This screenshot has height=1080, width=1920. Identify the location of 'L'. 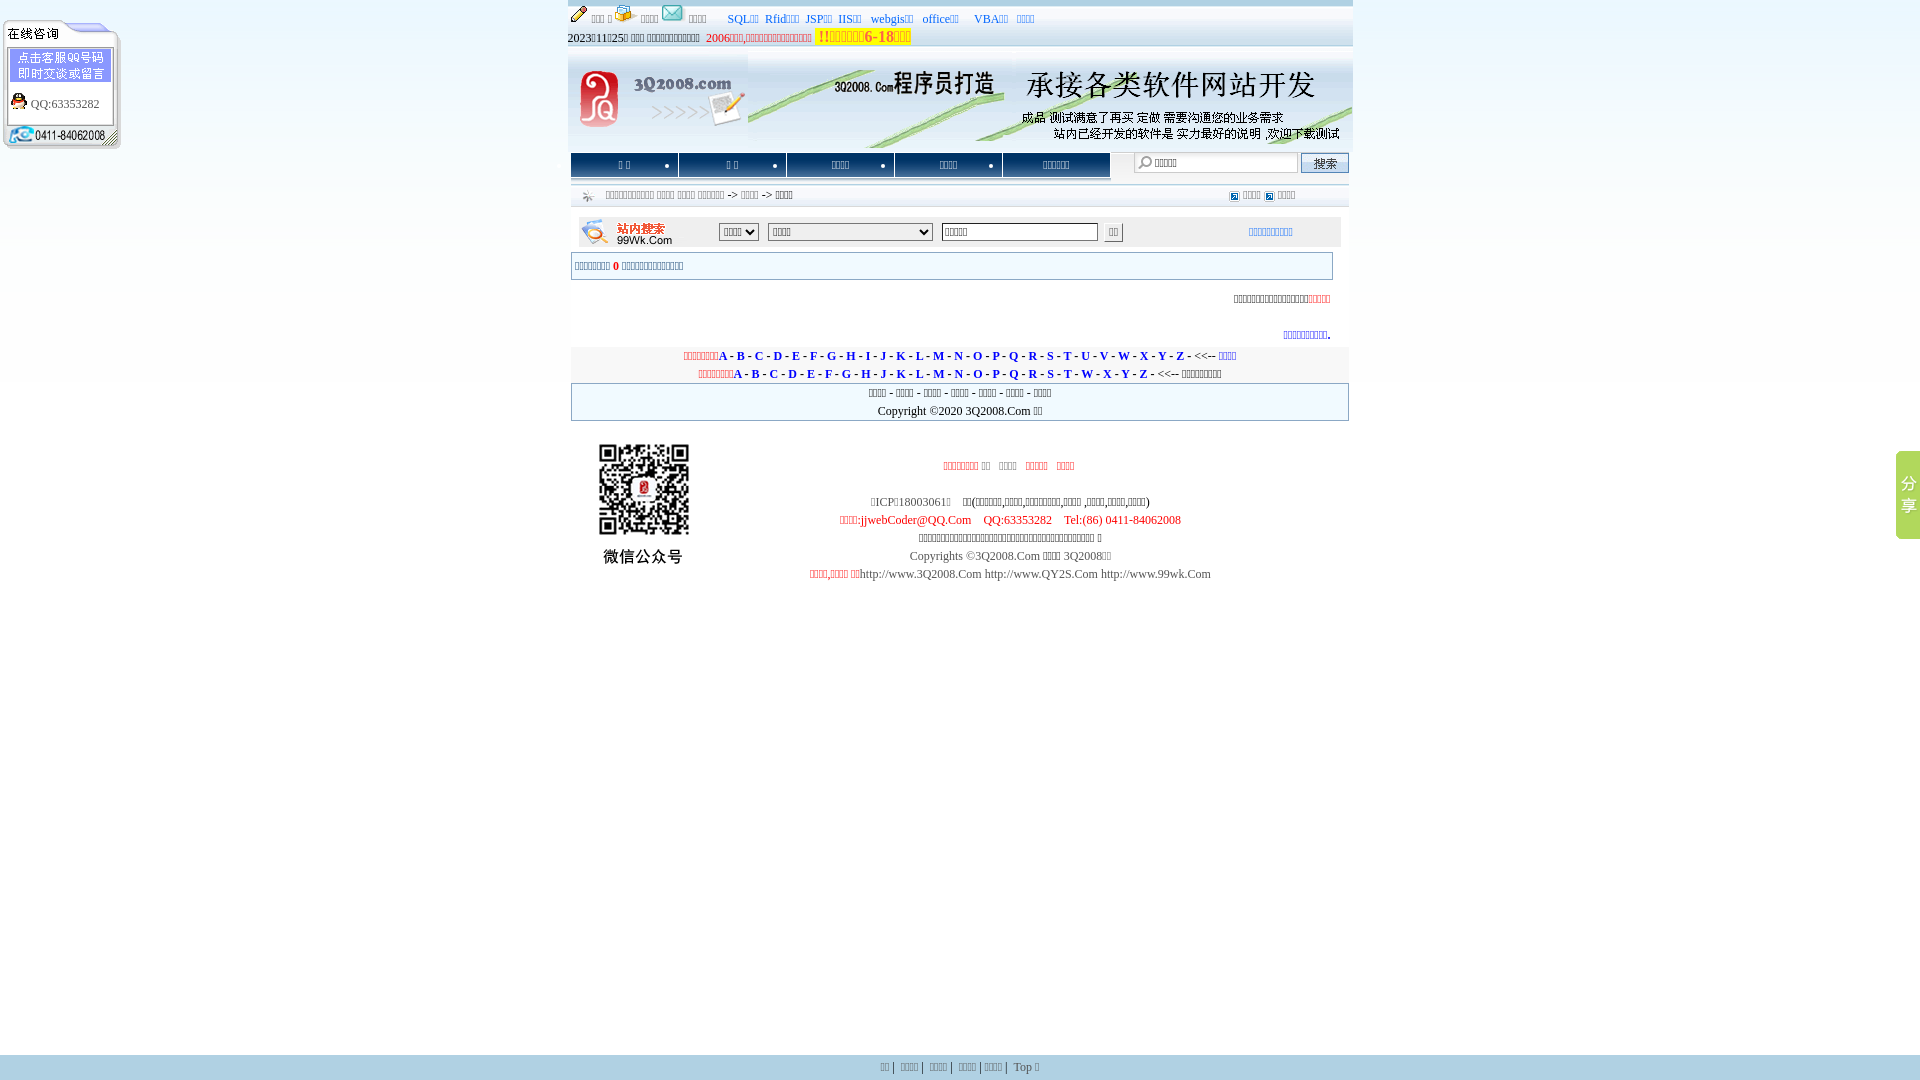
(918, 374).